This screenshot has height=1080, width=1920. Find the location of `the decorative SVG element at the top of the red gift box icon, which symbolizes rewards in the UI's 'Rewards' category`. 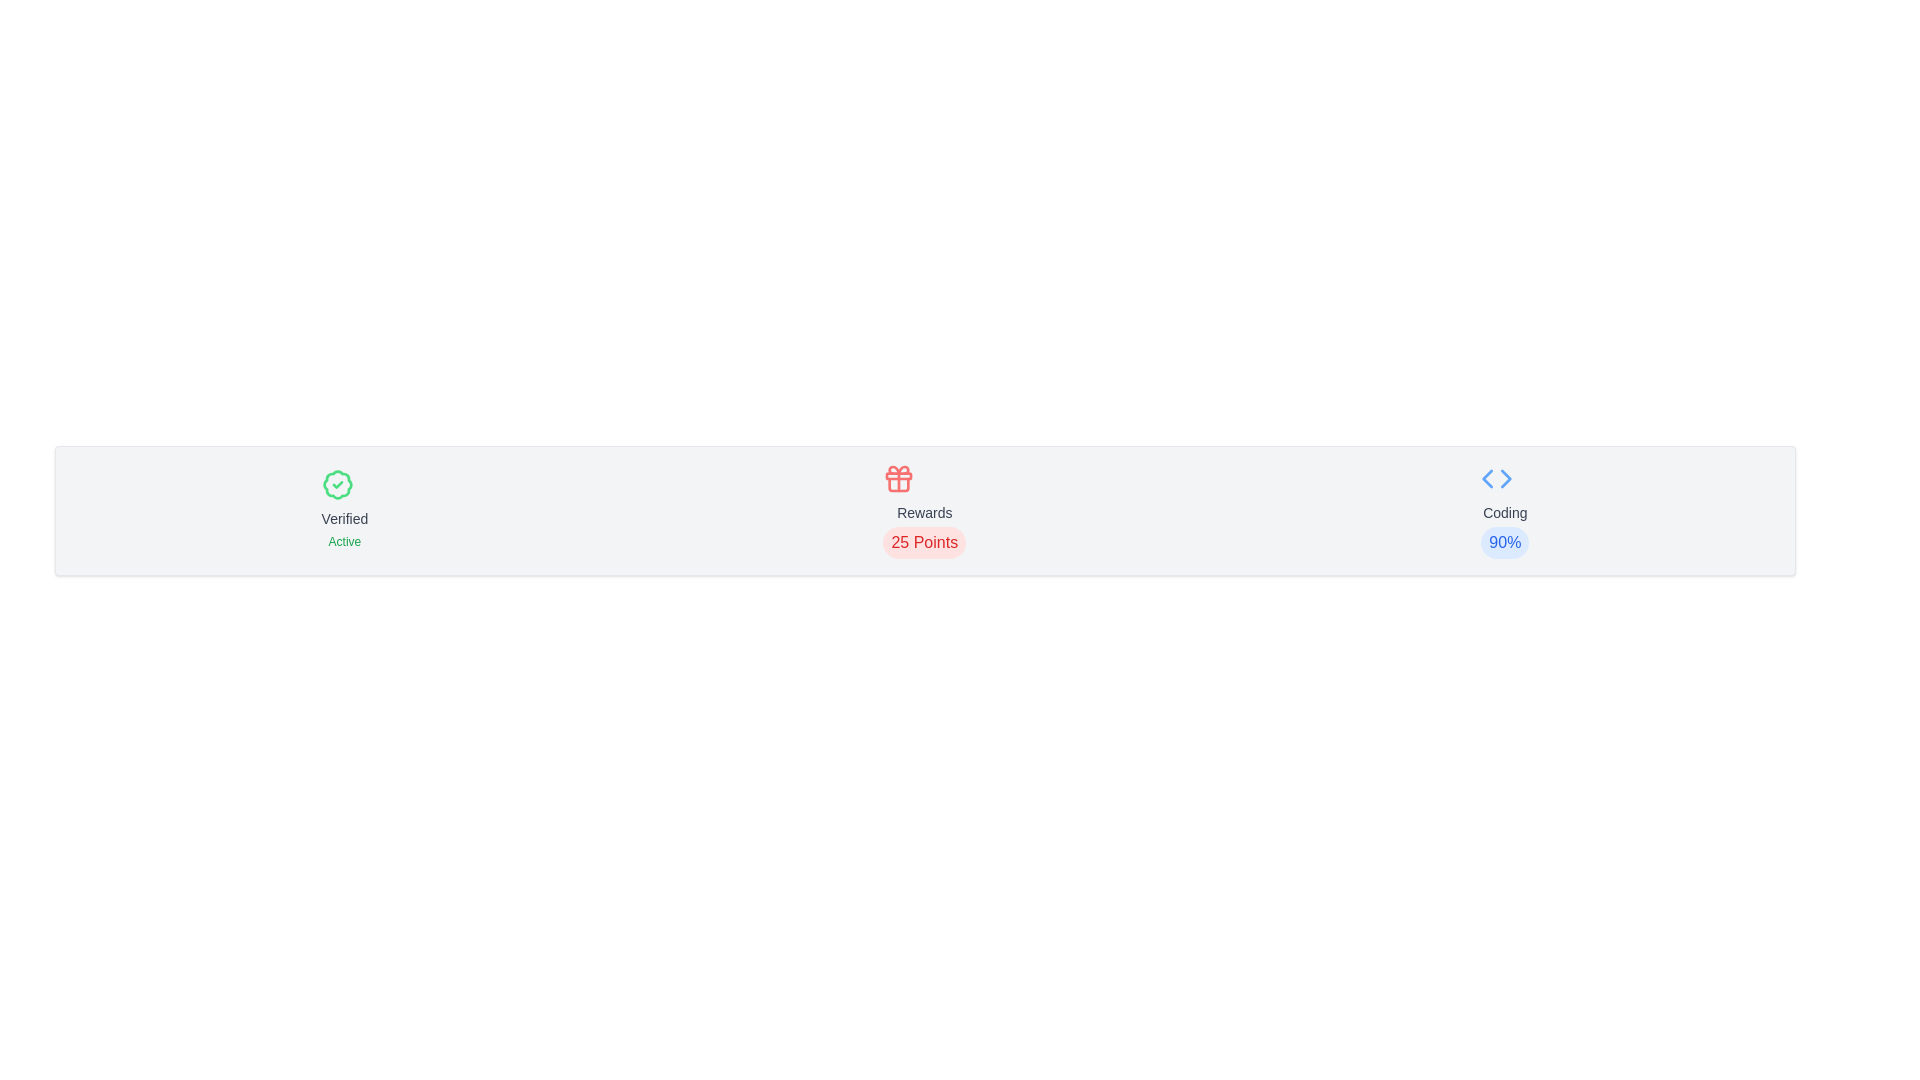

the decorative SVG element at the top of the red gift box icon, which symbolizes rewards in the UI's 'Rewards' category is located at coordinates (898, 470).